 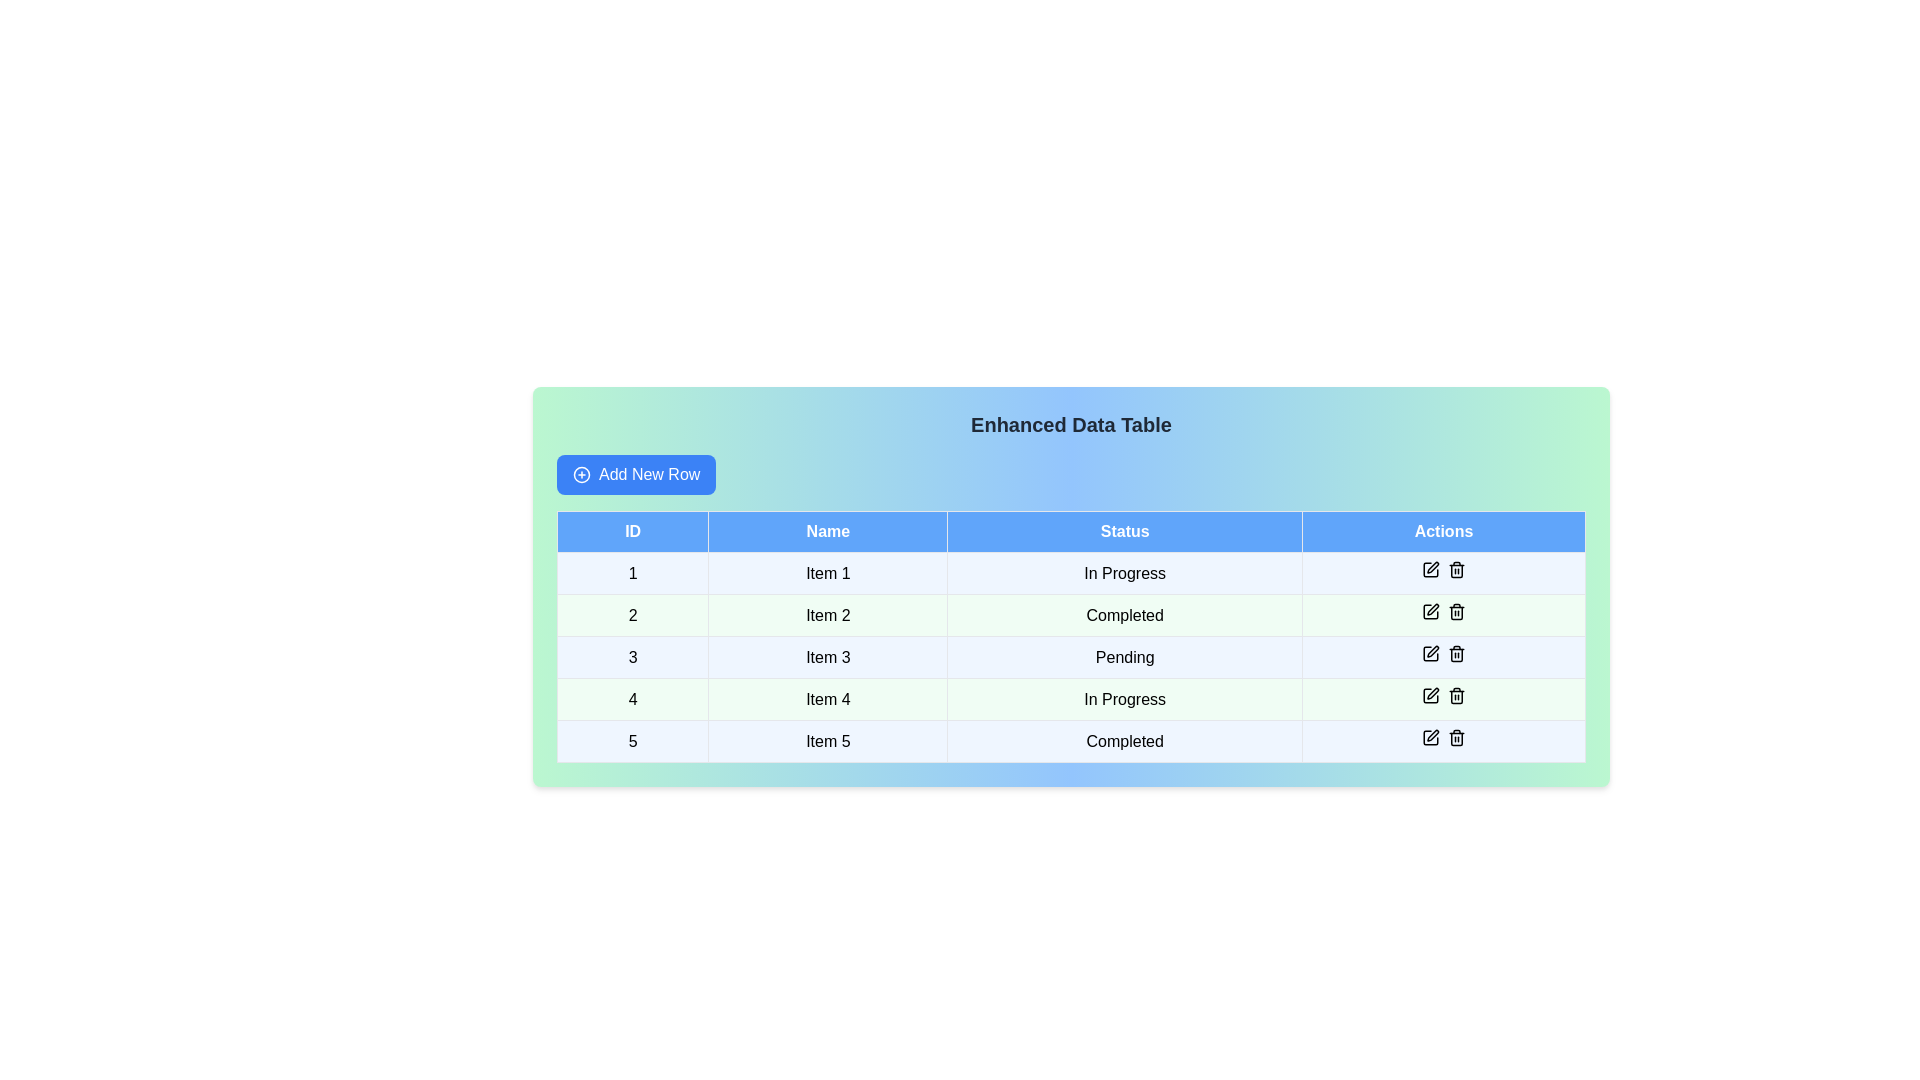 I want to click on the 'Pending' text label in the third row of the 'Status' column of the data table, which is located between the 'Name' and 'Actions' columns, so click(x=1125, y=657).